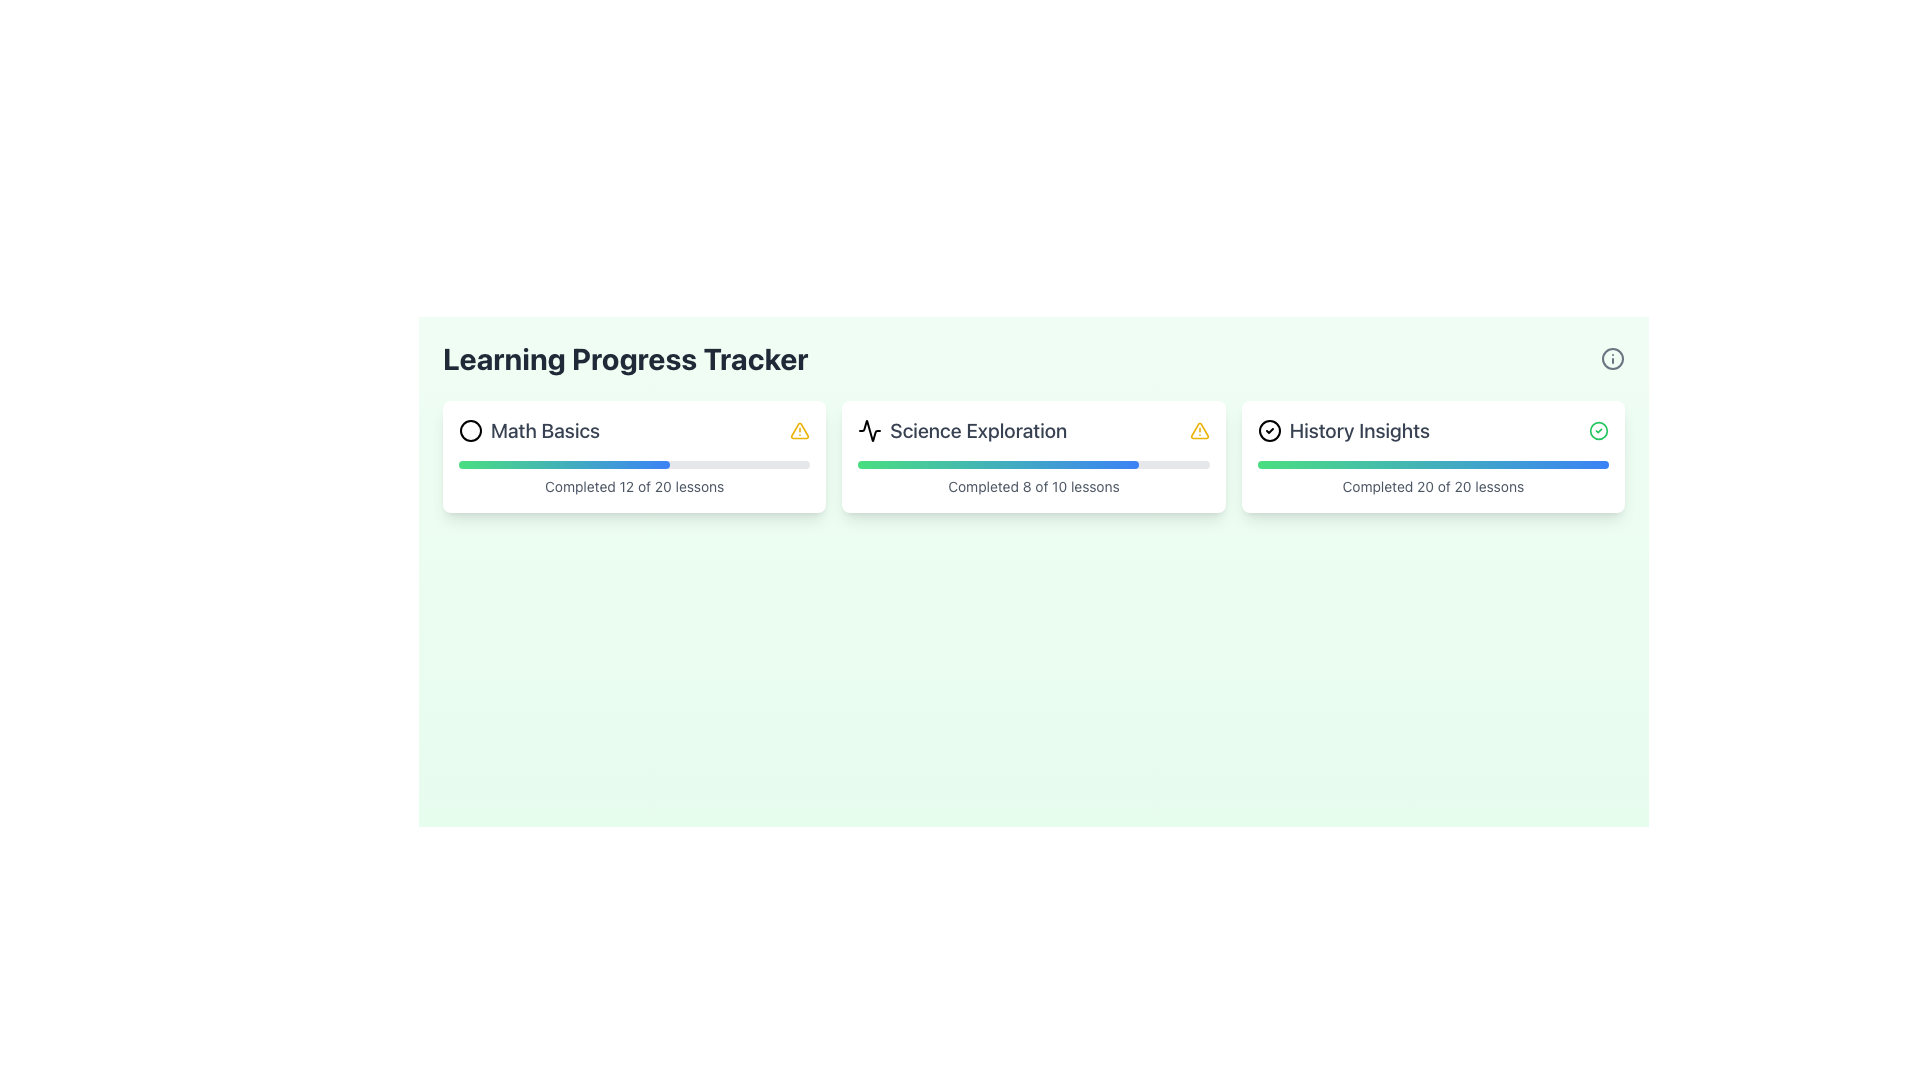 The height and width of the screenshot is (1080, 1920). What do you see at coordinates (1359, 430) in the screenshot?
I see `text label 'History Insights' located in the rightmost progress card, which is associated with a checkmark icon on the left` at bounding box center [1359, 430].